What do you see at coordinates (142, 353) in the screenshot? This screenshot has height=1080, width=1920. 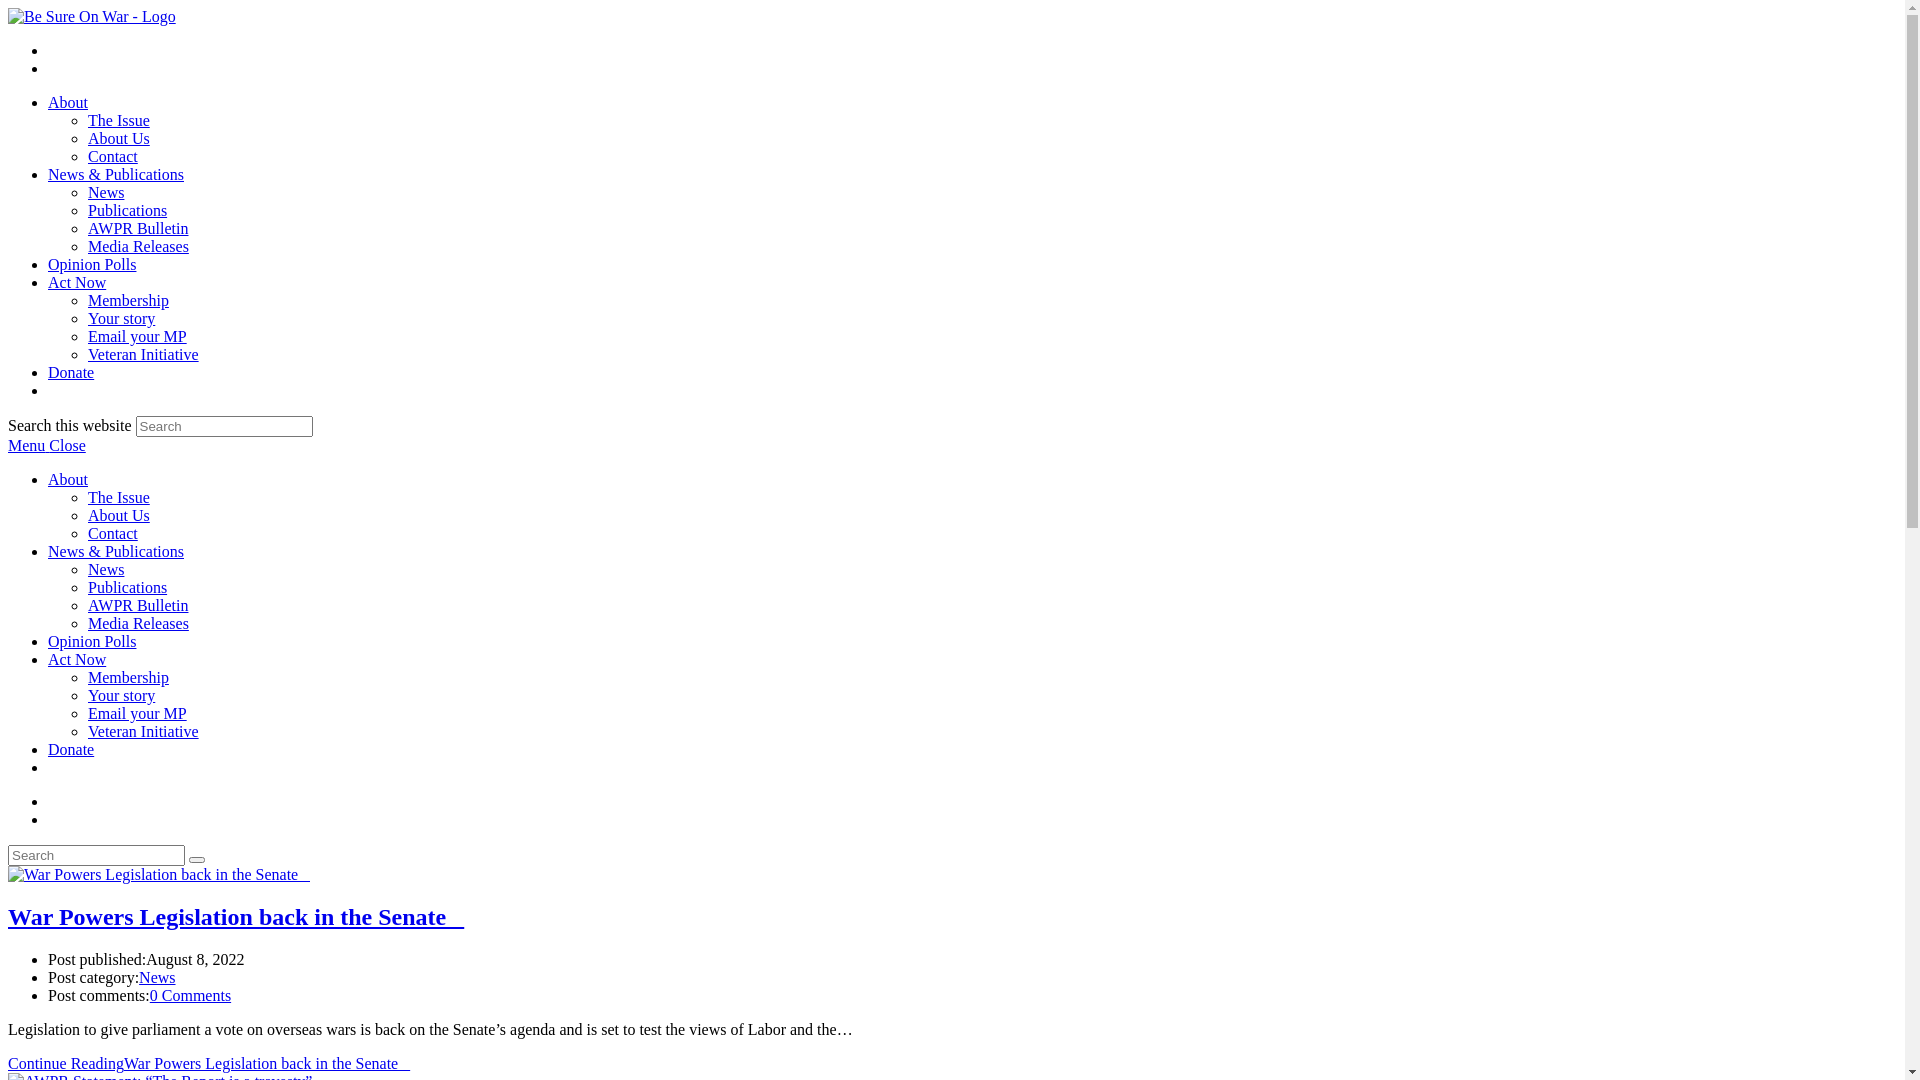 I see `'Veteran Initiative'` at bounding box center [142, 353].